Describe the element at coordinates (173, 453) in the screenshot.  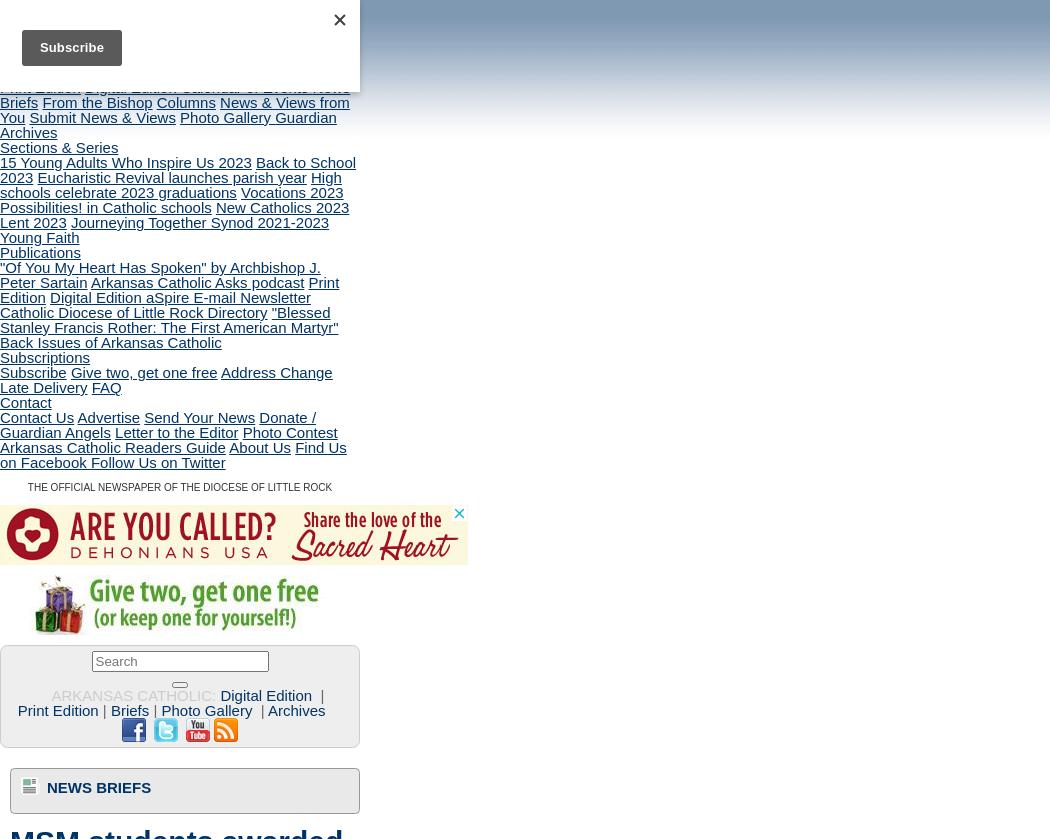
I see `'Find Us on Facebook'` at that location.